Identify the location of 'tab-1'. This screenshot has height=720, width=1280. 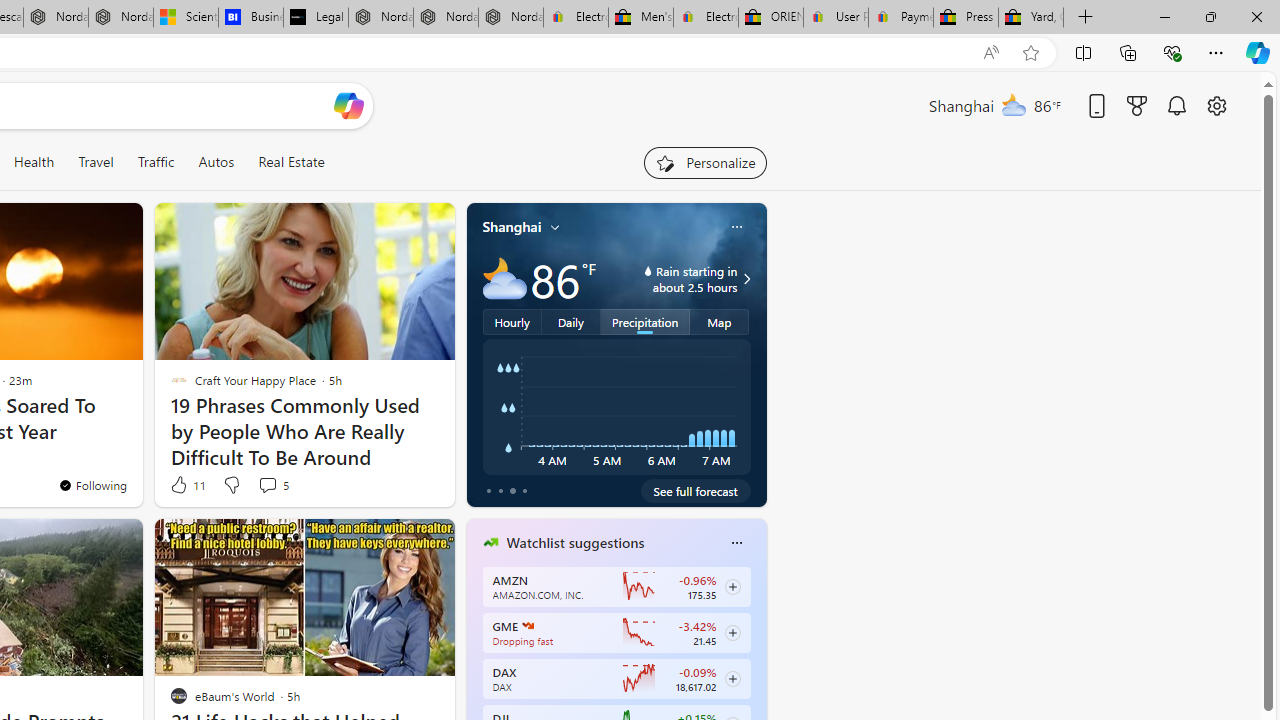
(500, 491).